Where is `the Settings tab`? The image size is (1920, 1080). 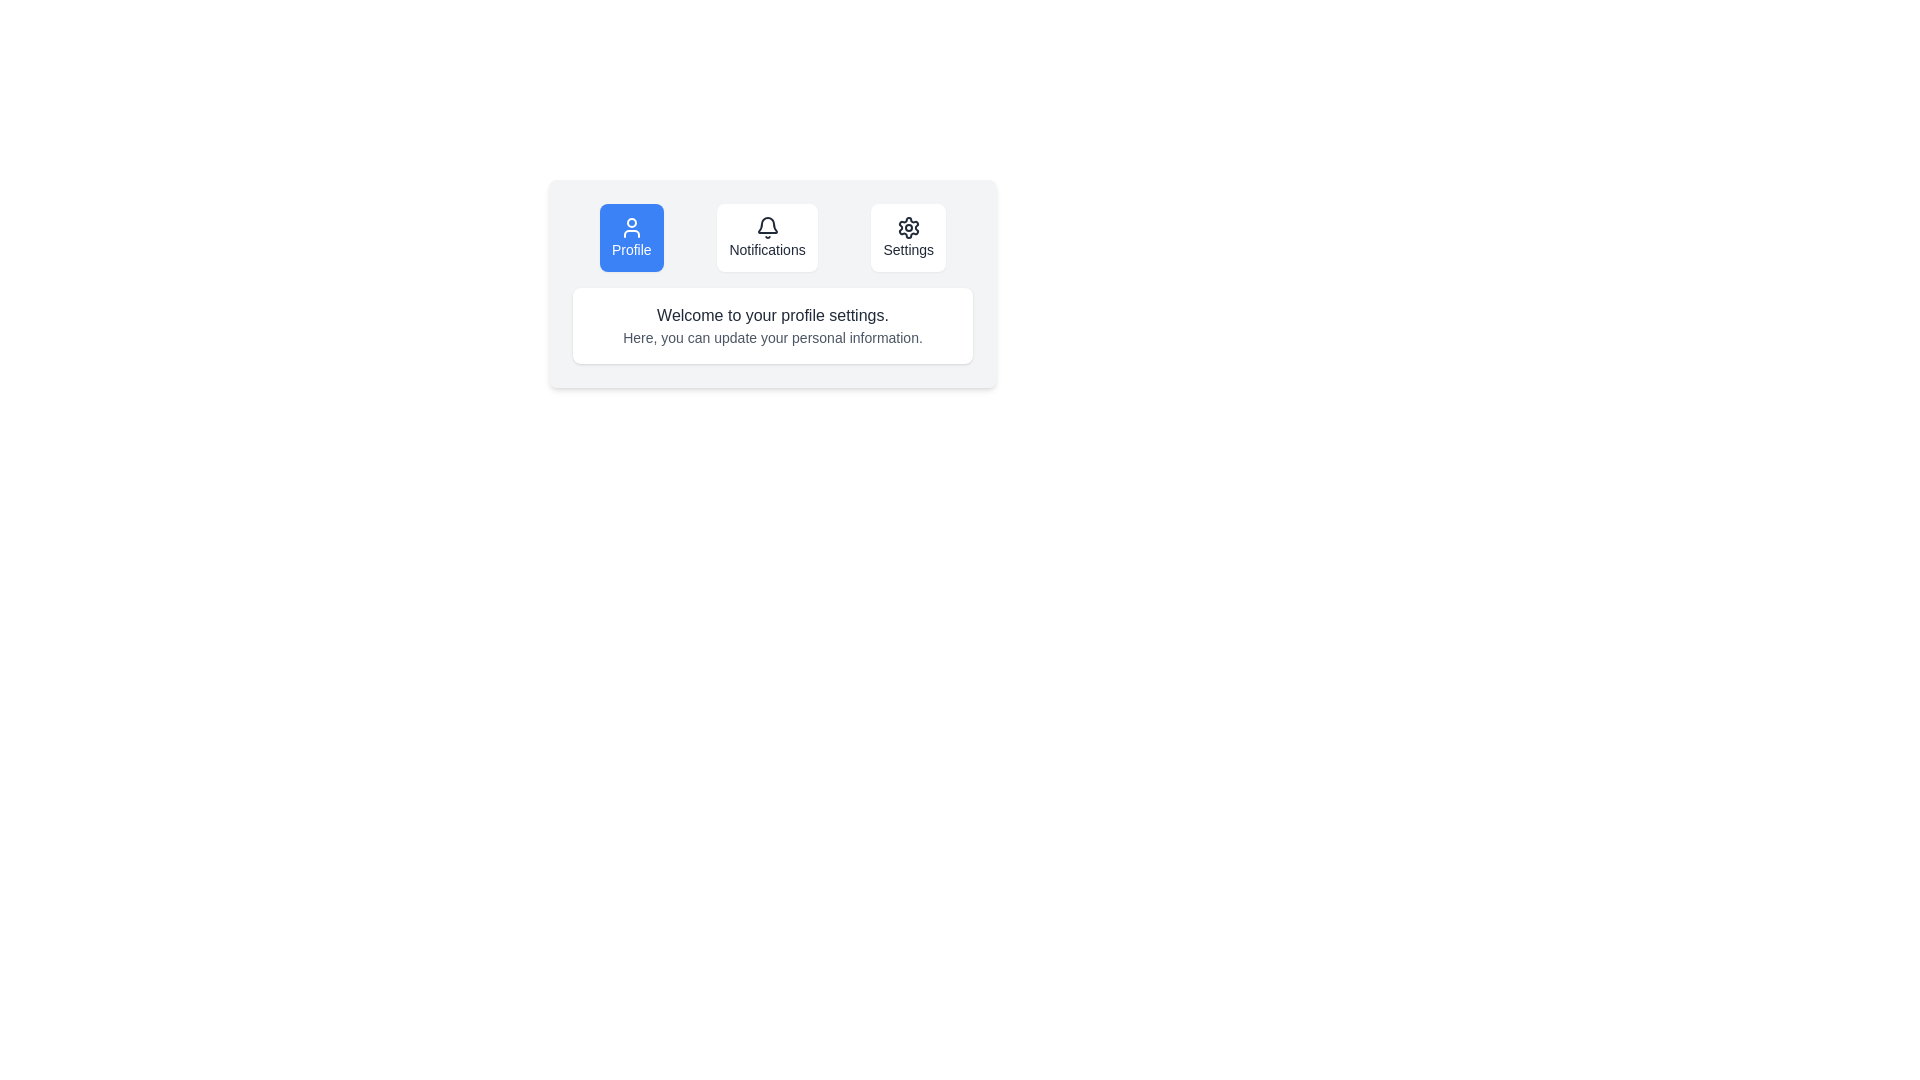
the Settings tab is located at coordinates (907, 237).